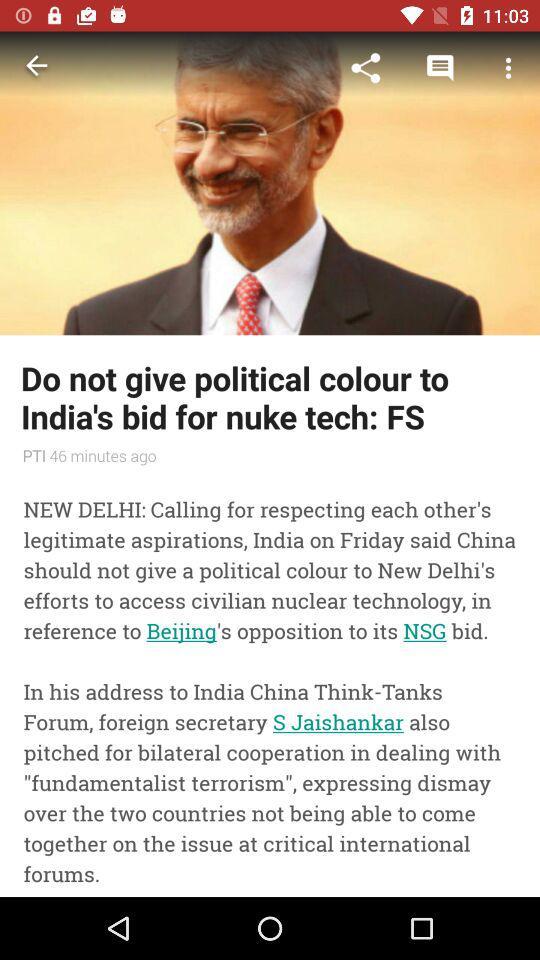 This screenshot has height=960, width=540. I want to click on go back, so click(36, 68).